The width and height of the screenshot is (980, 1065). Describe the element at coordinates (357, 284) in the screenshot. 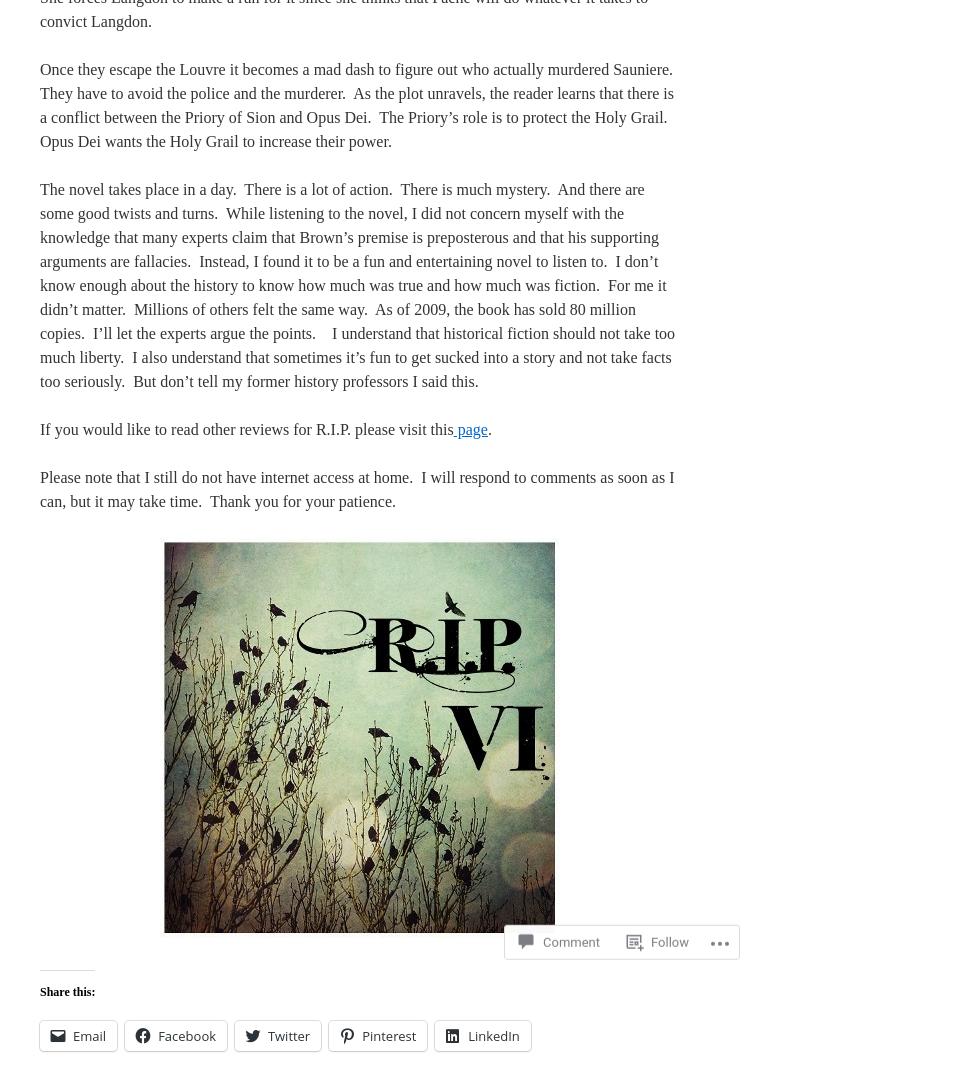

I see `'The novel takes place in a day.  There is a lot of action.  There is much mystery.  And there are some good twists and turns.  While listening to the novel, I did not concern myself with the knowledge that many experts claim that Brown’s premise is preposterous and that his supporting arguments are fallacies.  Instead, I found it to be a fun and entertaining novel to listen to.  I don’t know enough about the history to know how much was true and how much was fiction.  For me it didn’t matter.  Millions of others felt the same way.  As of 2009, the book has sold 80 million copies.  I’ll let the experts argue the points.    I understand that historical fiction should not take too much liberty.  I also understand that sometimes it’s fun to get sucked into a story and not take facts too seriously.  But don’t tell my former history professors I said this.'` at that location.